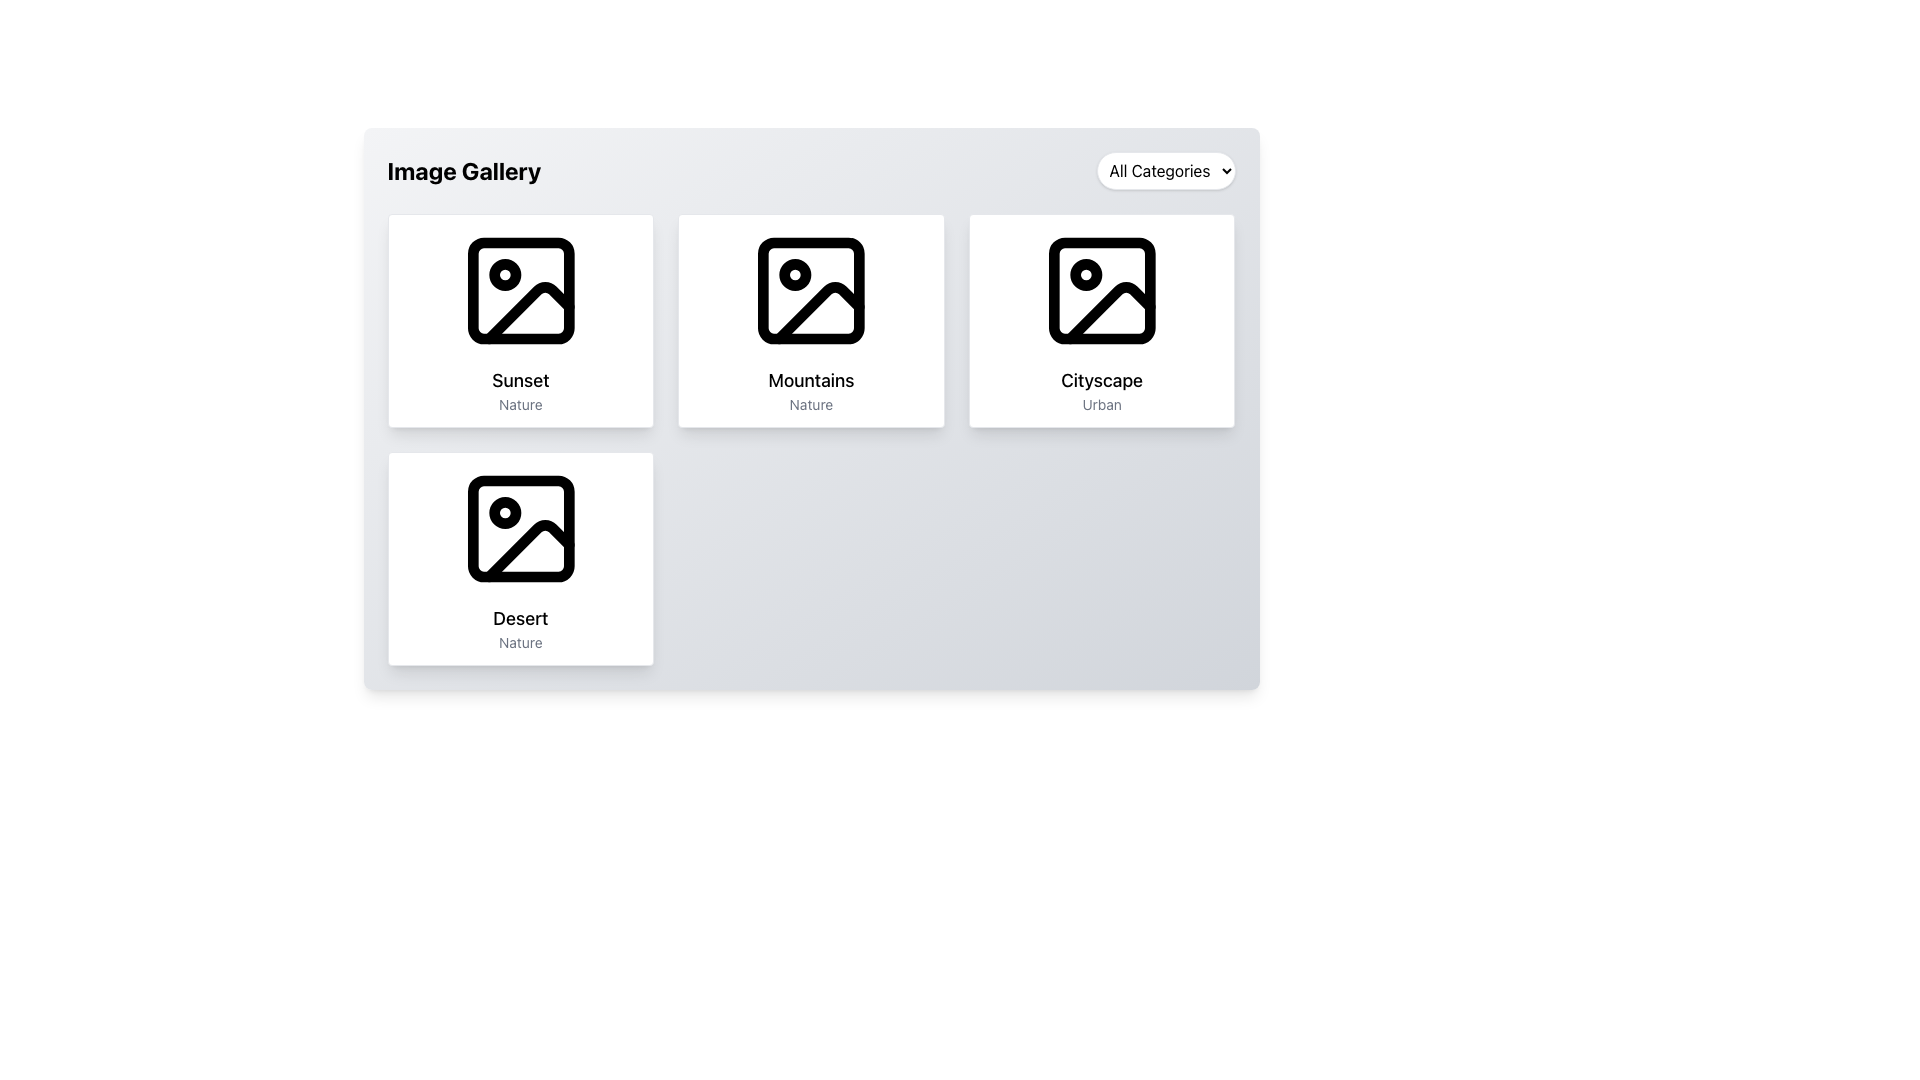  What do you see at coordinates (520, 527) in the screenshot?
I see `the icon in the bottom-left panel of the 'Image Gallery' grid layout that represents the 'Desert' category` at bounding box center [520, 527].